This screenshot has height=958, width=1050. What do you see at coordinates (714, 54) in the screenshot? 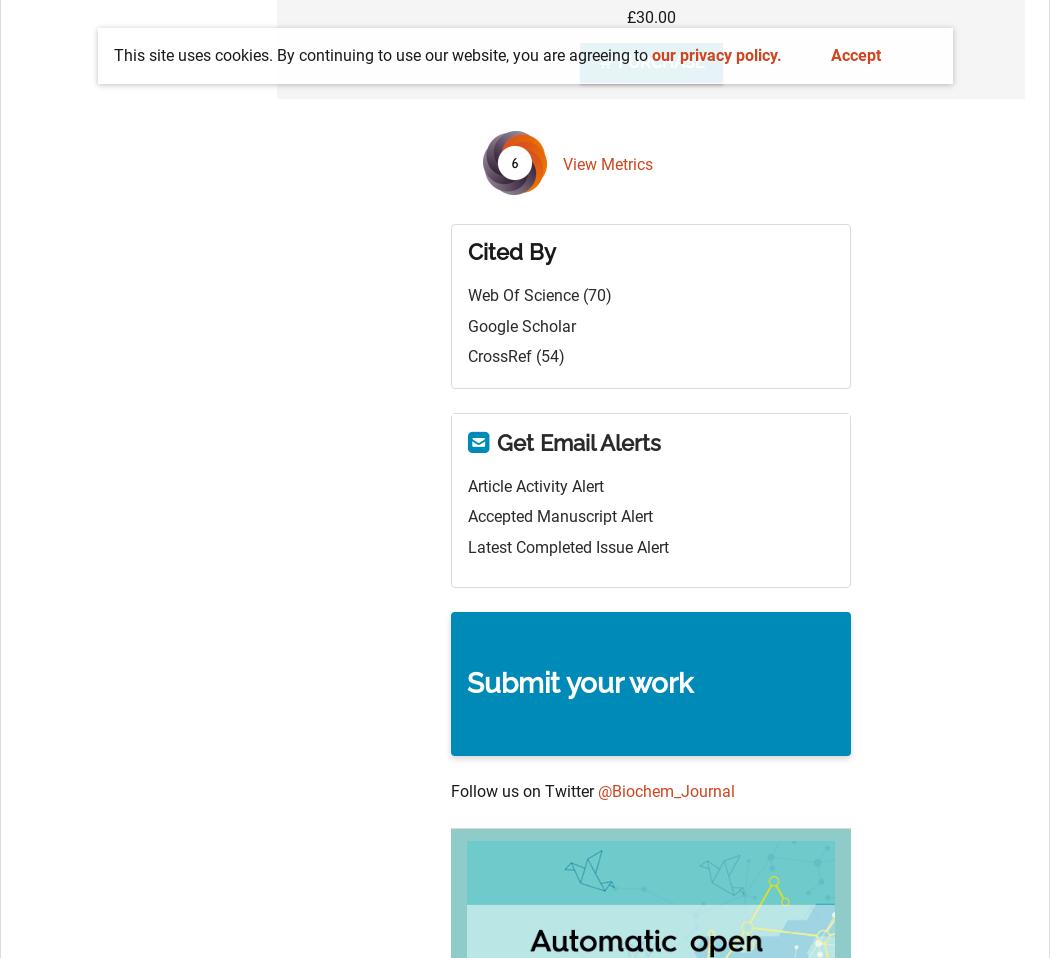
I see `'our privacy policy.'` at bounding box center [714, 54].